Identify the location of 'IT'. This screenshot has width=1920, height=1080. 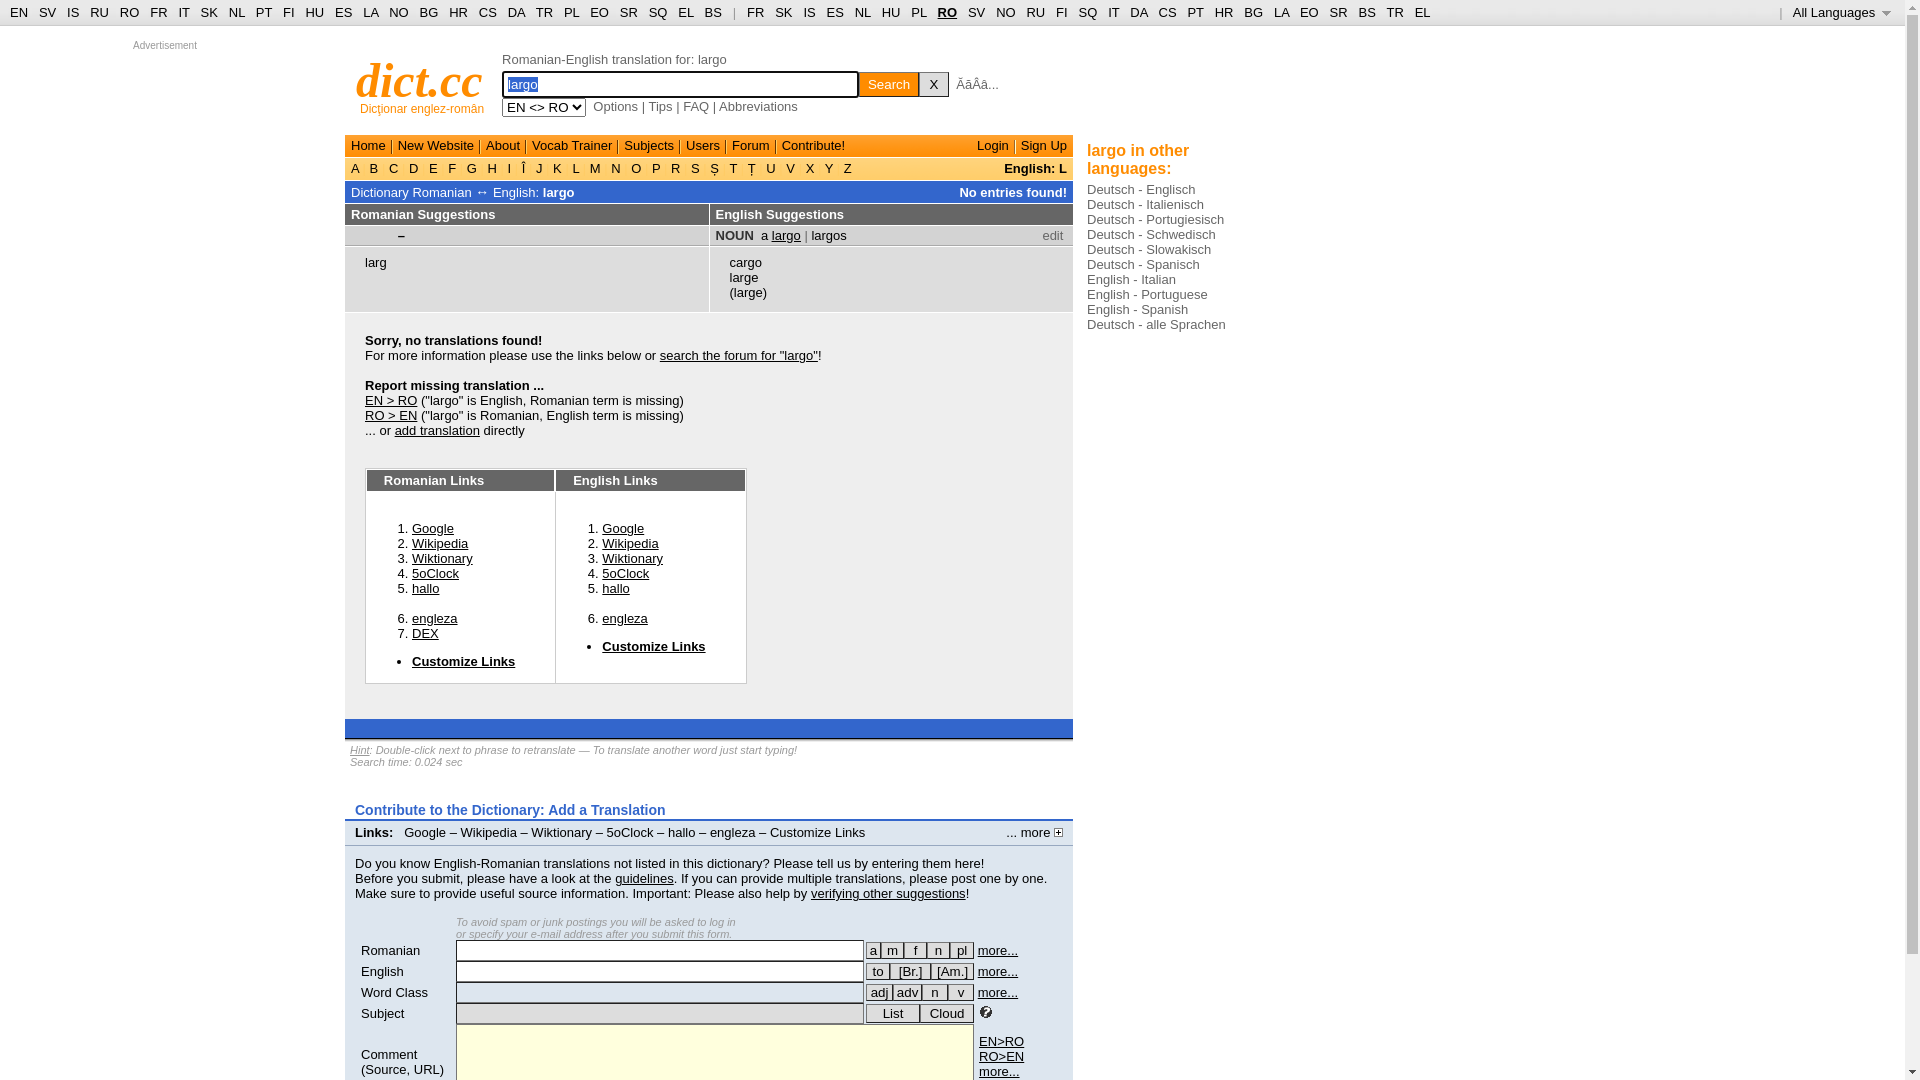
(1107, 12).